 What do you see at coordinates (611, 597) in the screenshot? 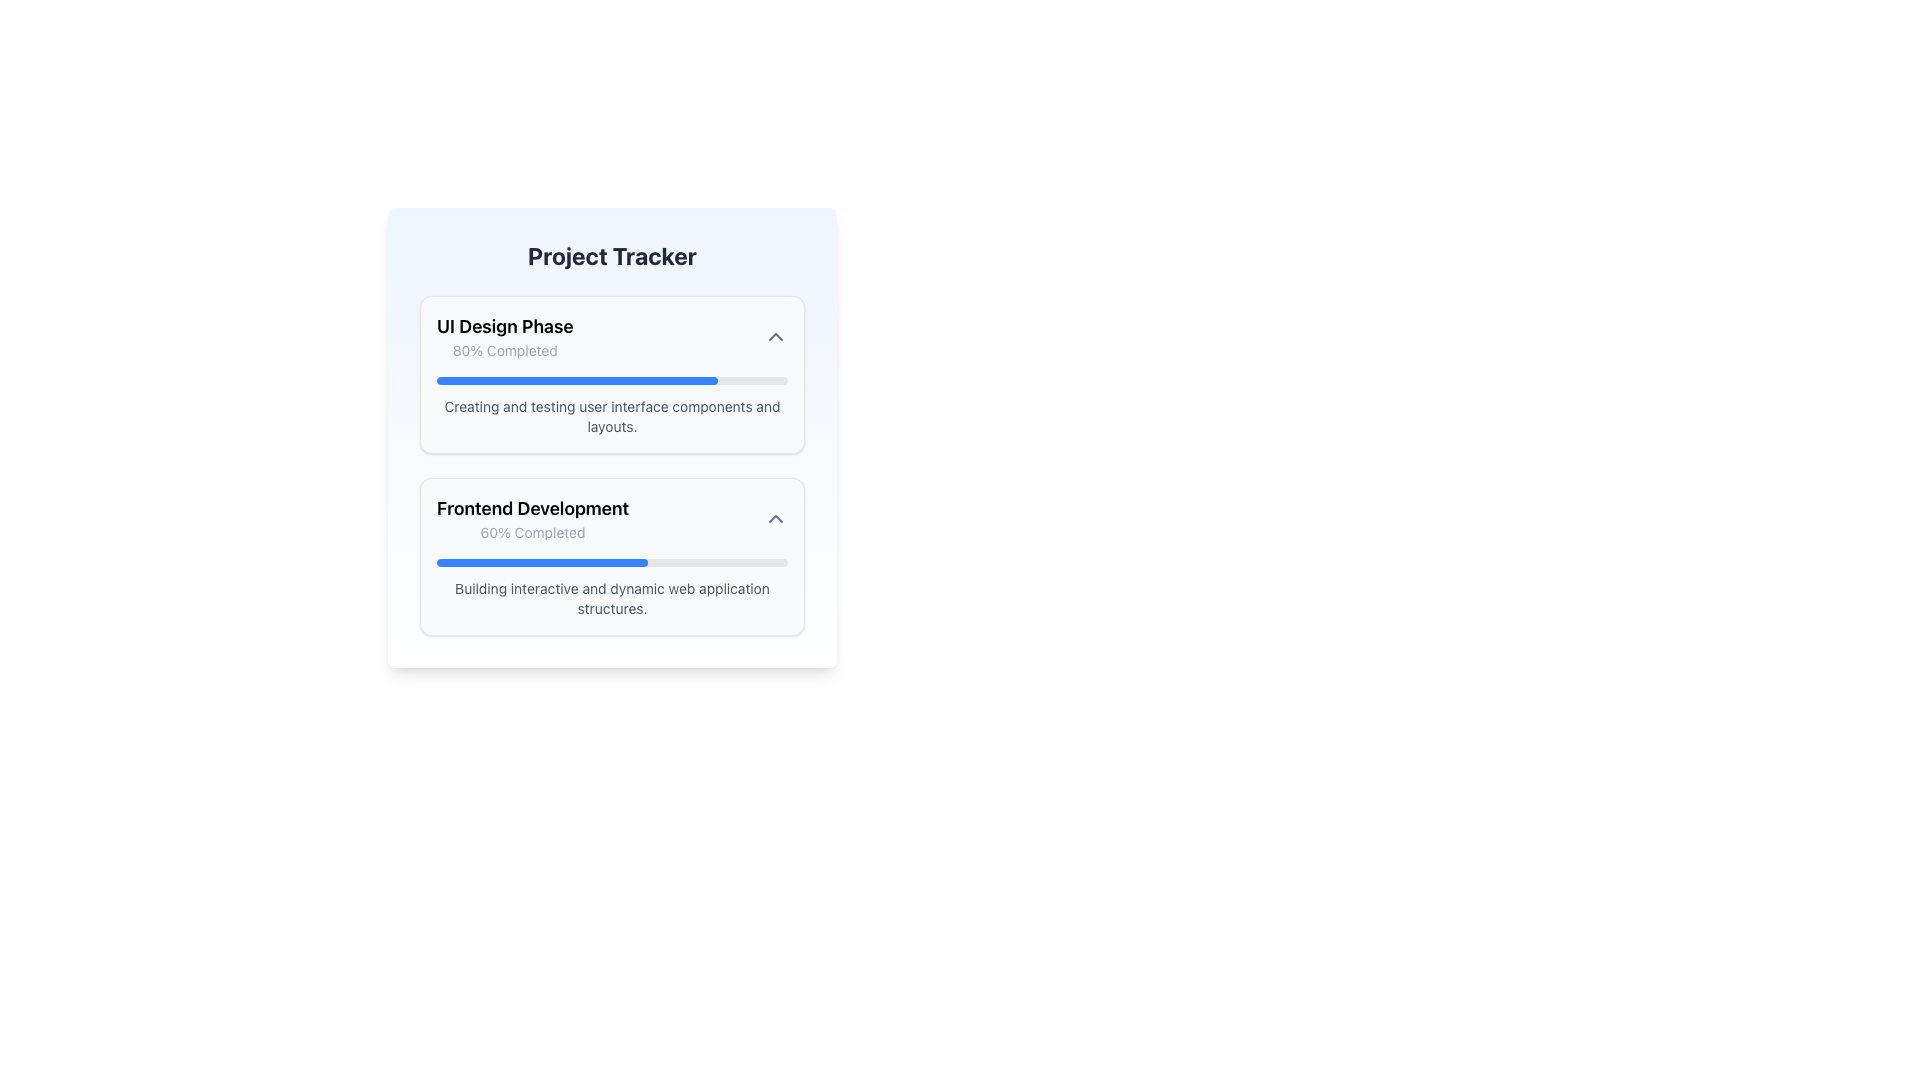
I see `descriptive text label located below the progress bar in the 'Frontend Development' section, which provides context about the tasks involved in this phase` at bounding box center [611, 597].